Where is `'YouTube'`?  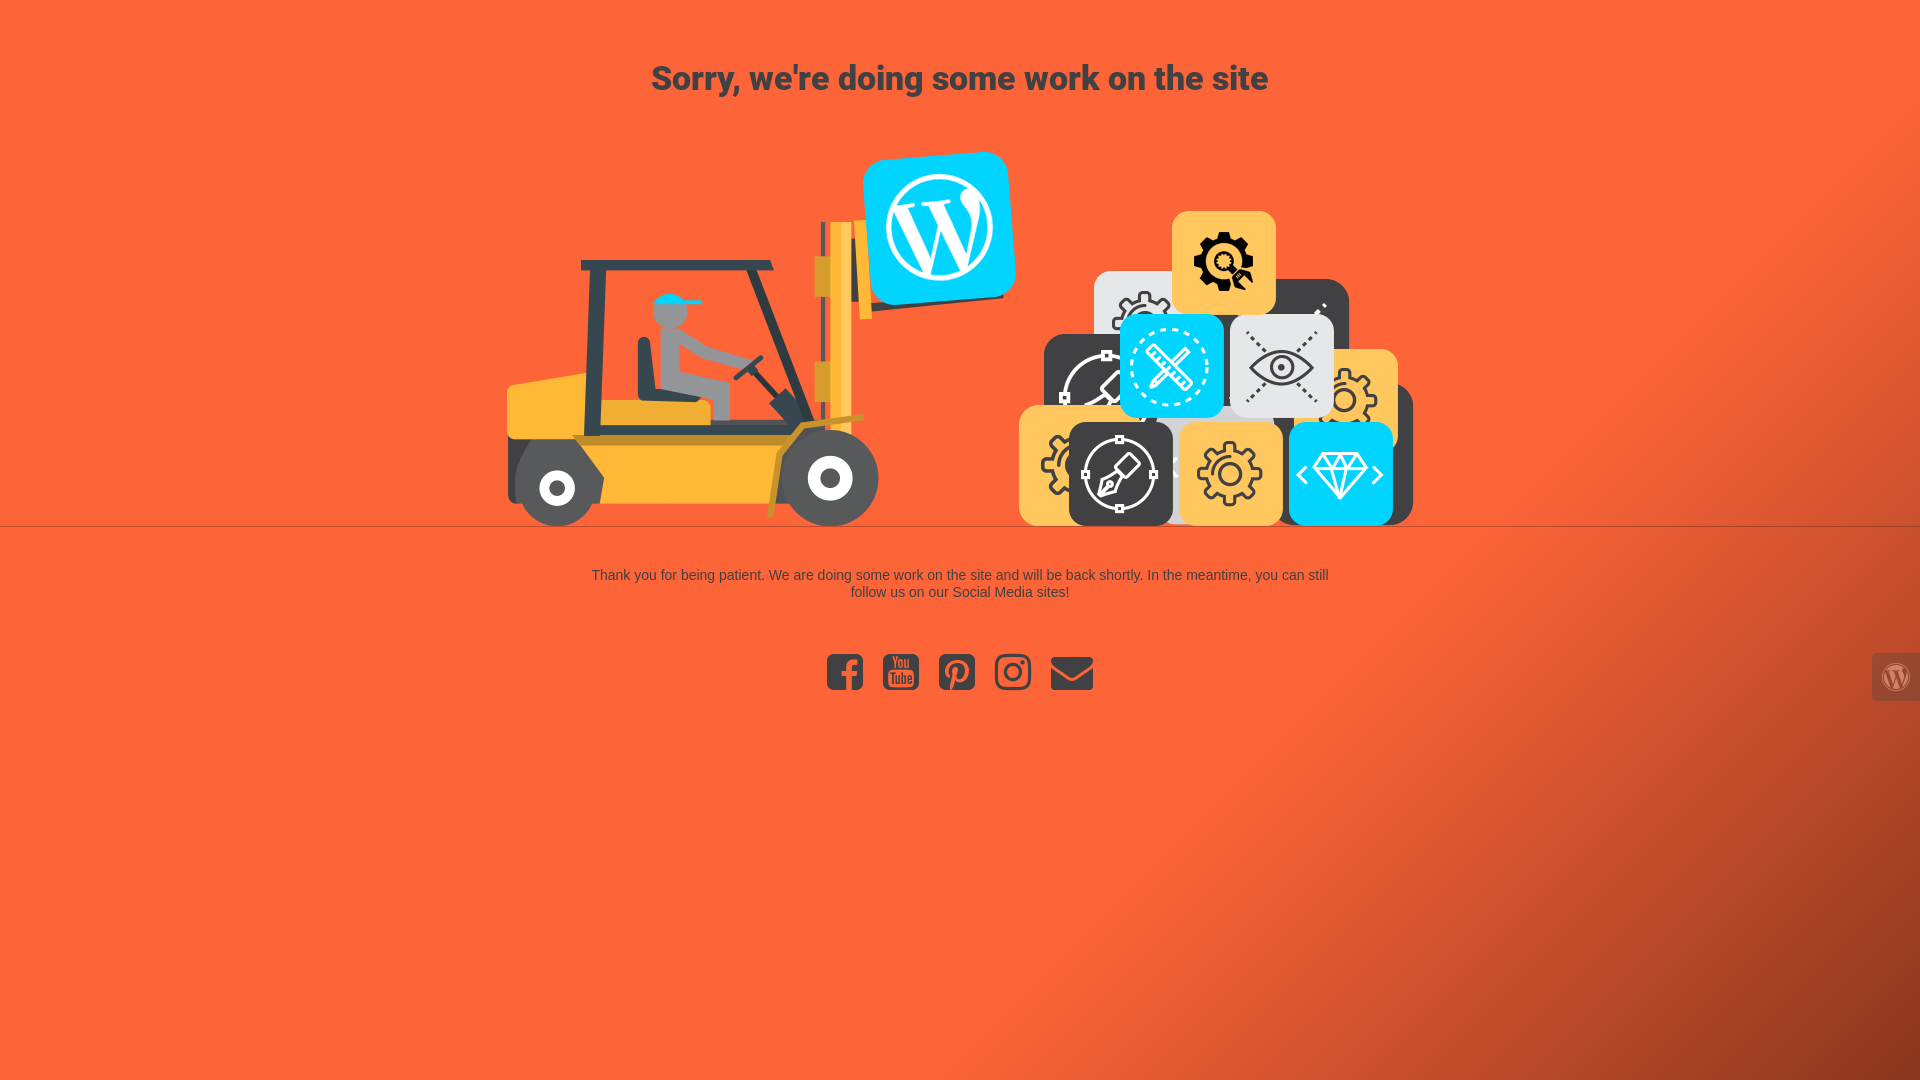
'YouTube' is located at coordinates (873, 681).